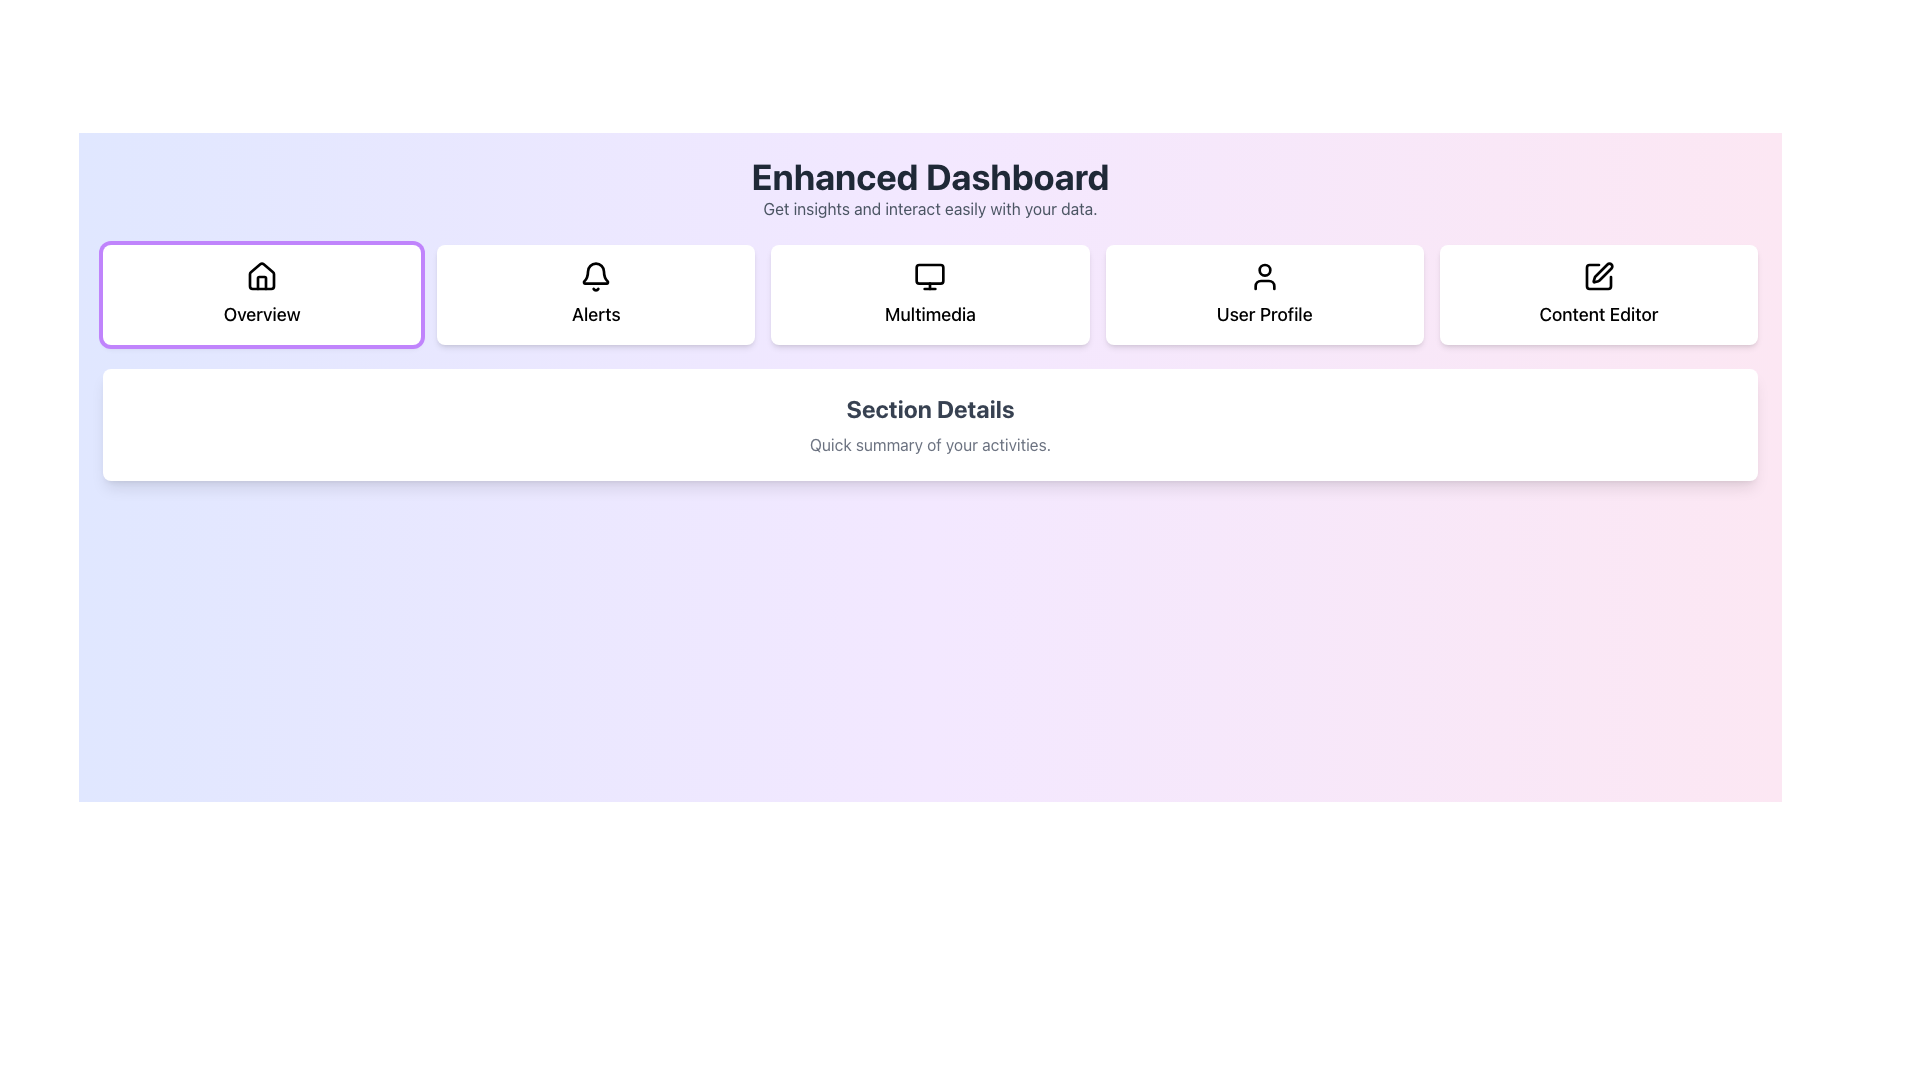 The height and width of the screenshot is (1080, 1920). Describe the element at coordinates (929, 294) in the screenshot. I see `the 'Multimedia' button, which is a white card with rounded corners and a monitor icon, located in the middle of a grid as the third item from the left` at that location.